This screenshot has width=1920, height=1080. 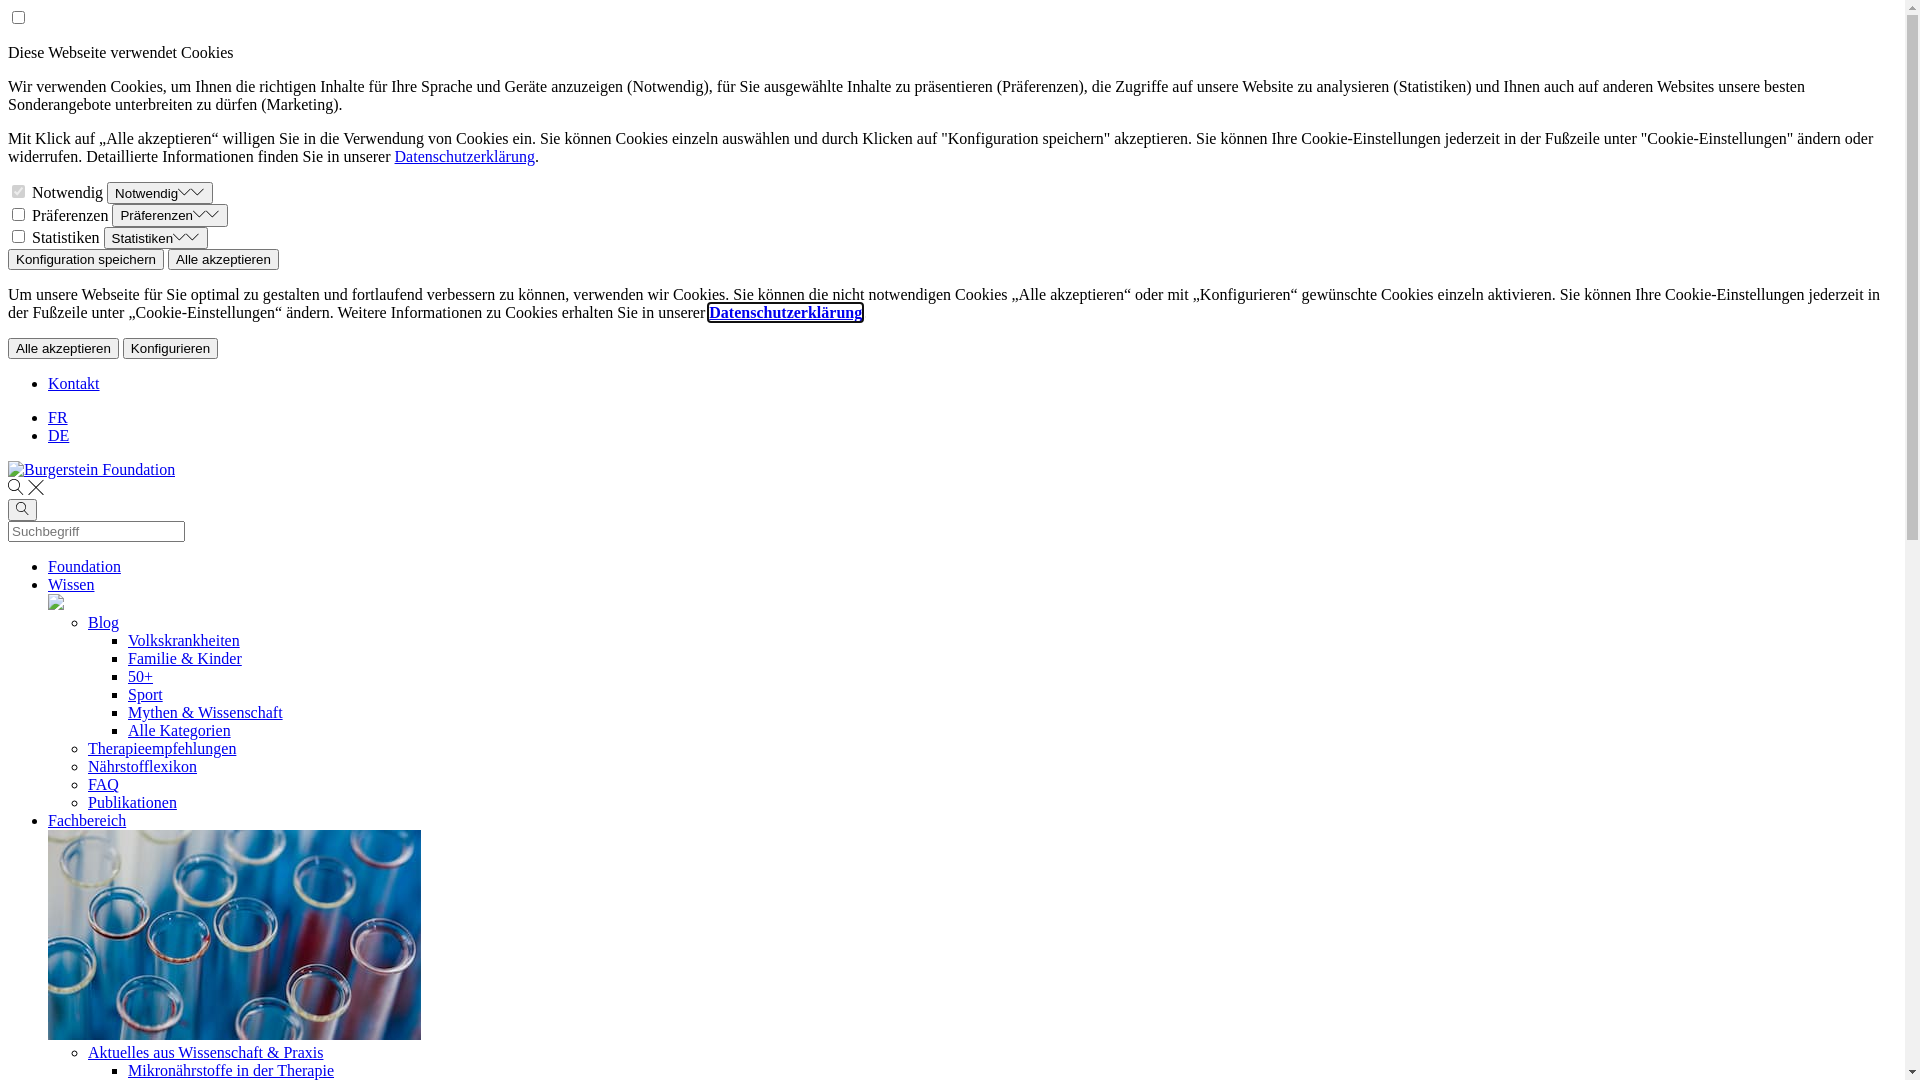 What do you see at coordinates (131, 801) in the screenshot?
I see `'Publikationen'` at bounding box center [131, 801].